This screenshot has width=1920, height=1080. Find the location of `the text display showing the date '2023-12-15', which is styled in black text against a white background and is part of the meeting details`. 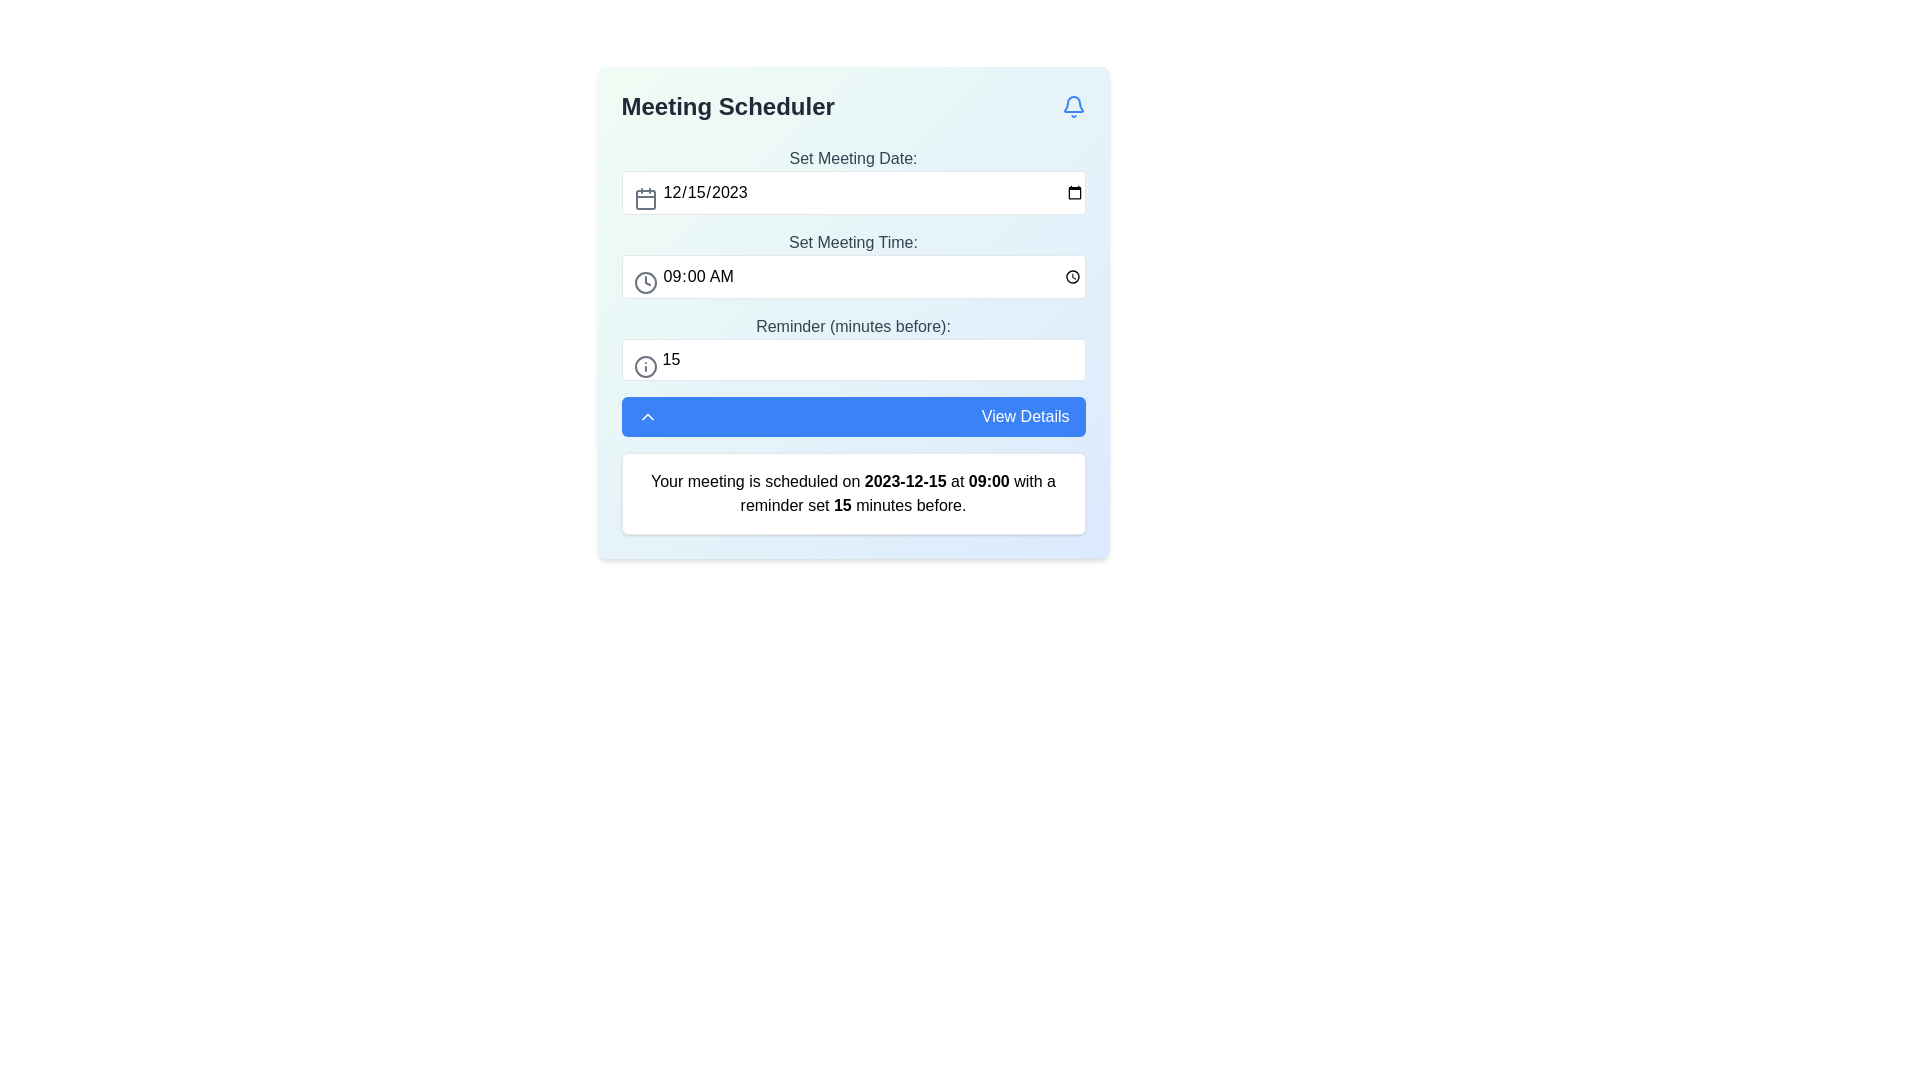

the text display showing the date '2023-12-15', which is styled in black text against a white background and is part of the meeting details is located at coordinates (904, 481).